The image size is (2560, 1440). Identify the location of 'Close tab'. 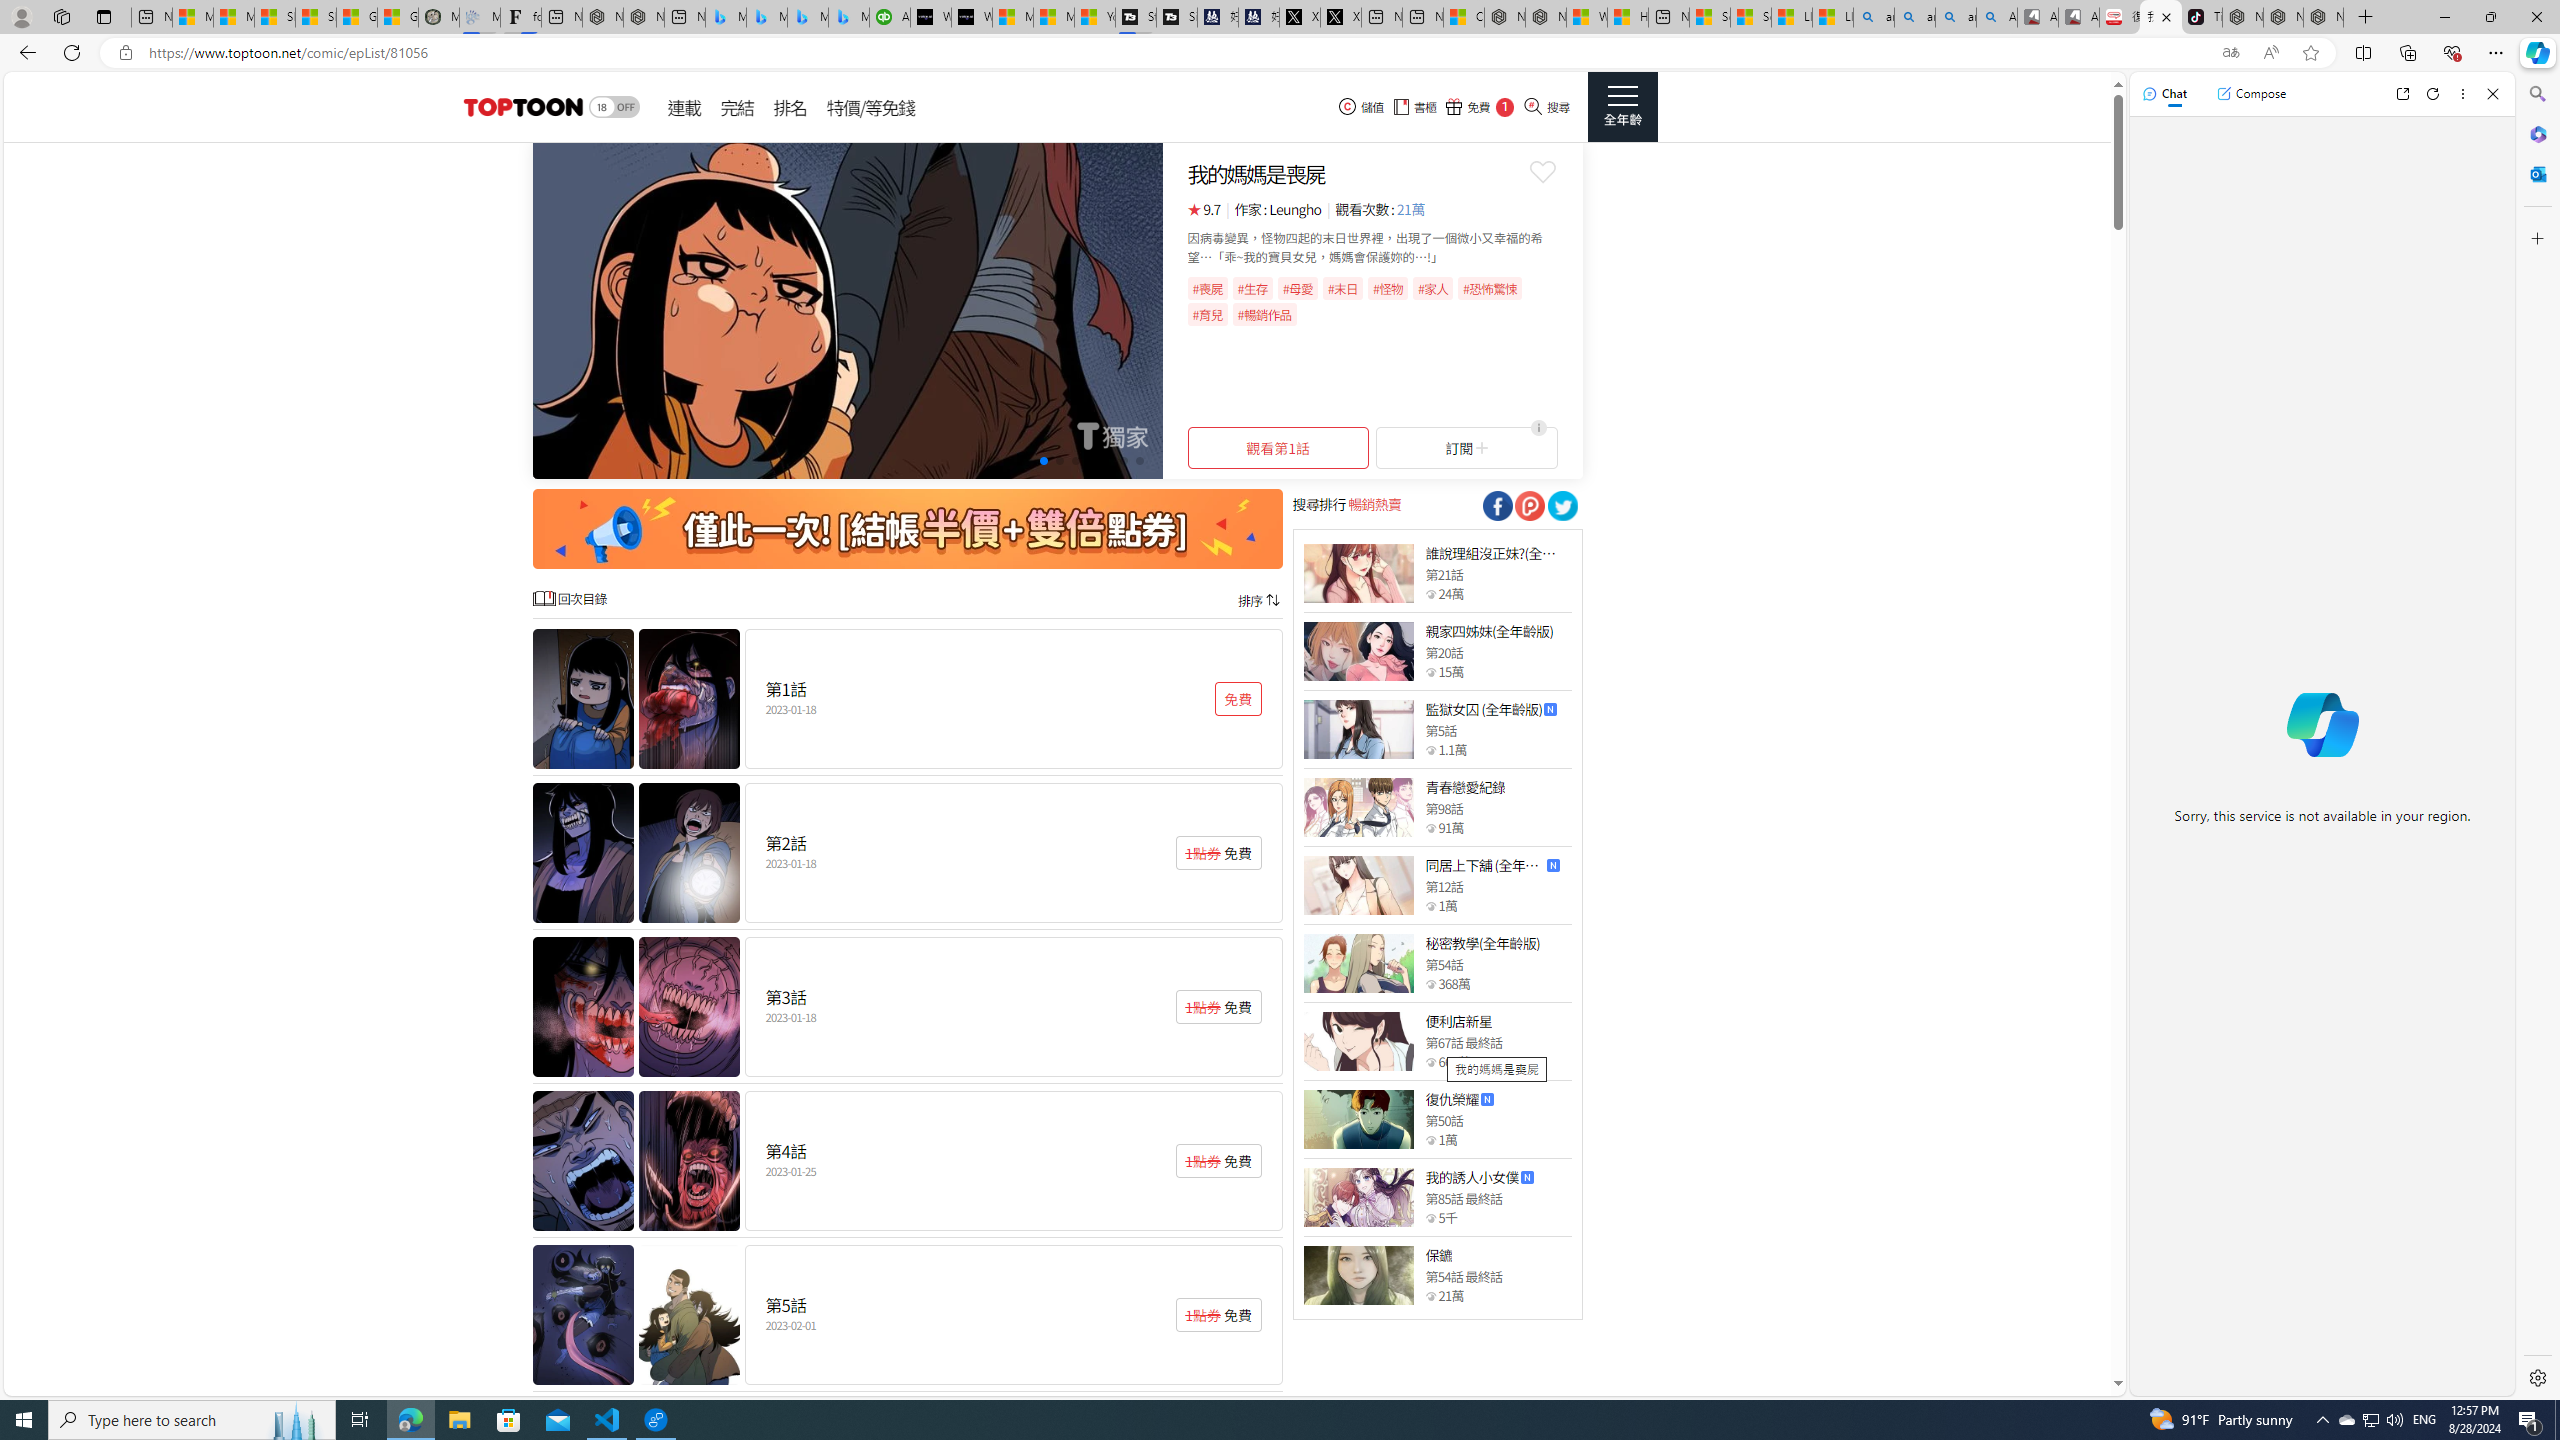
(2166, 16).